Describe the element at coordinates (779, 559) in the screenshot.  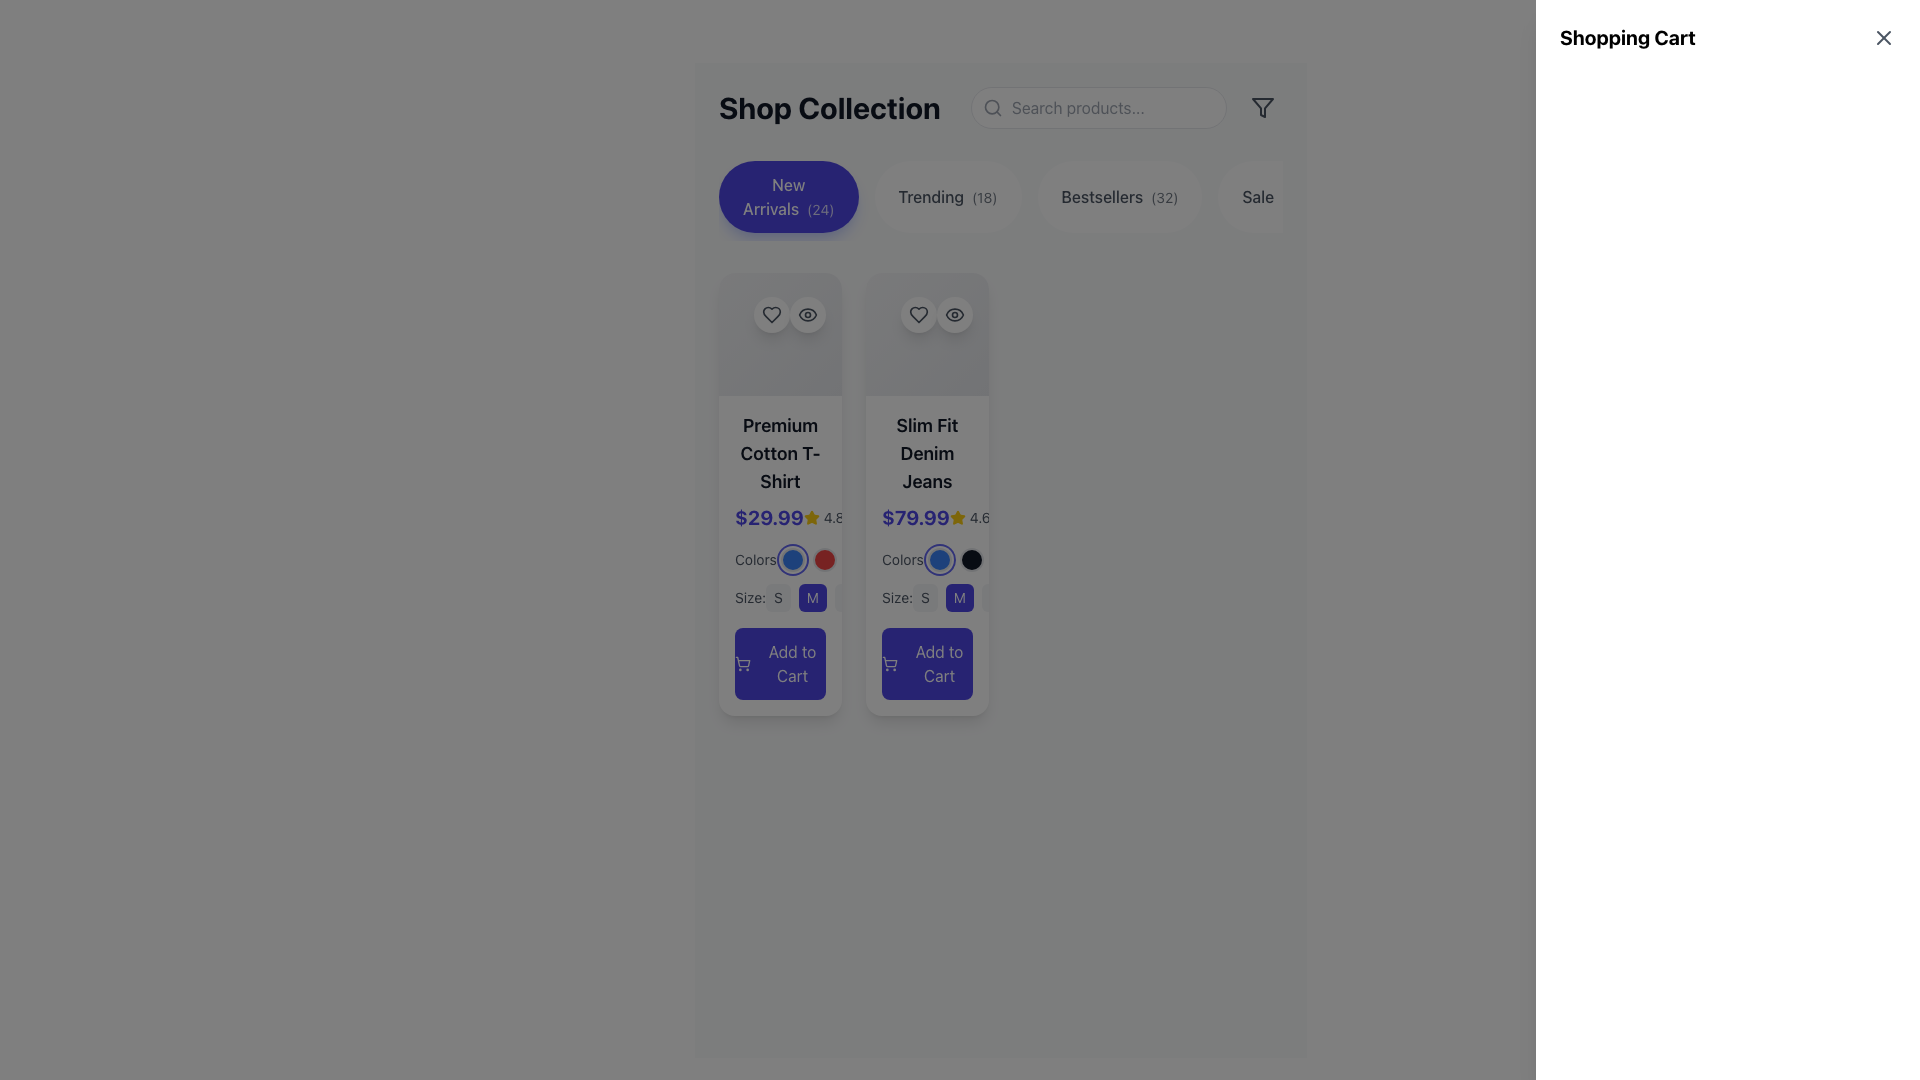
I see `the first interactive color selector, which is a circular blue shape with a border located in the 'Colors:' section of the Premium Cotton T-Shirt product card` at that location.